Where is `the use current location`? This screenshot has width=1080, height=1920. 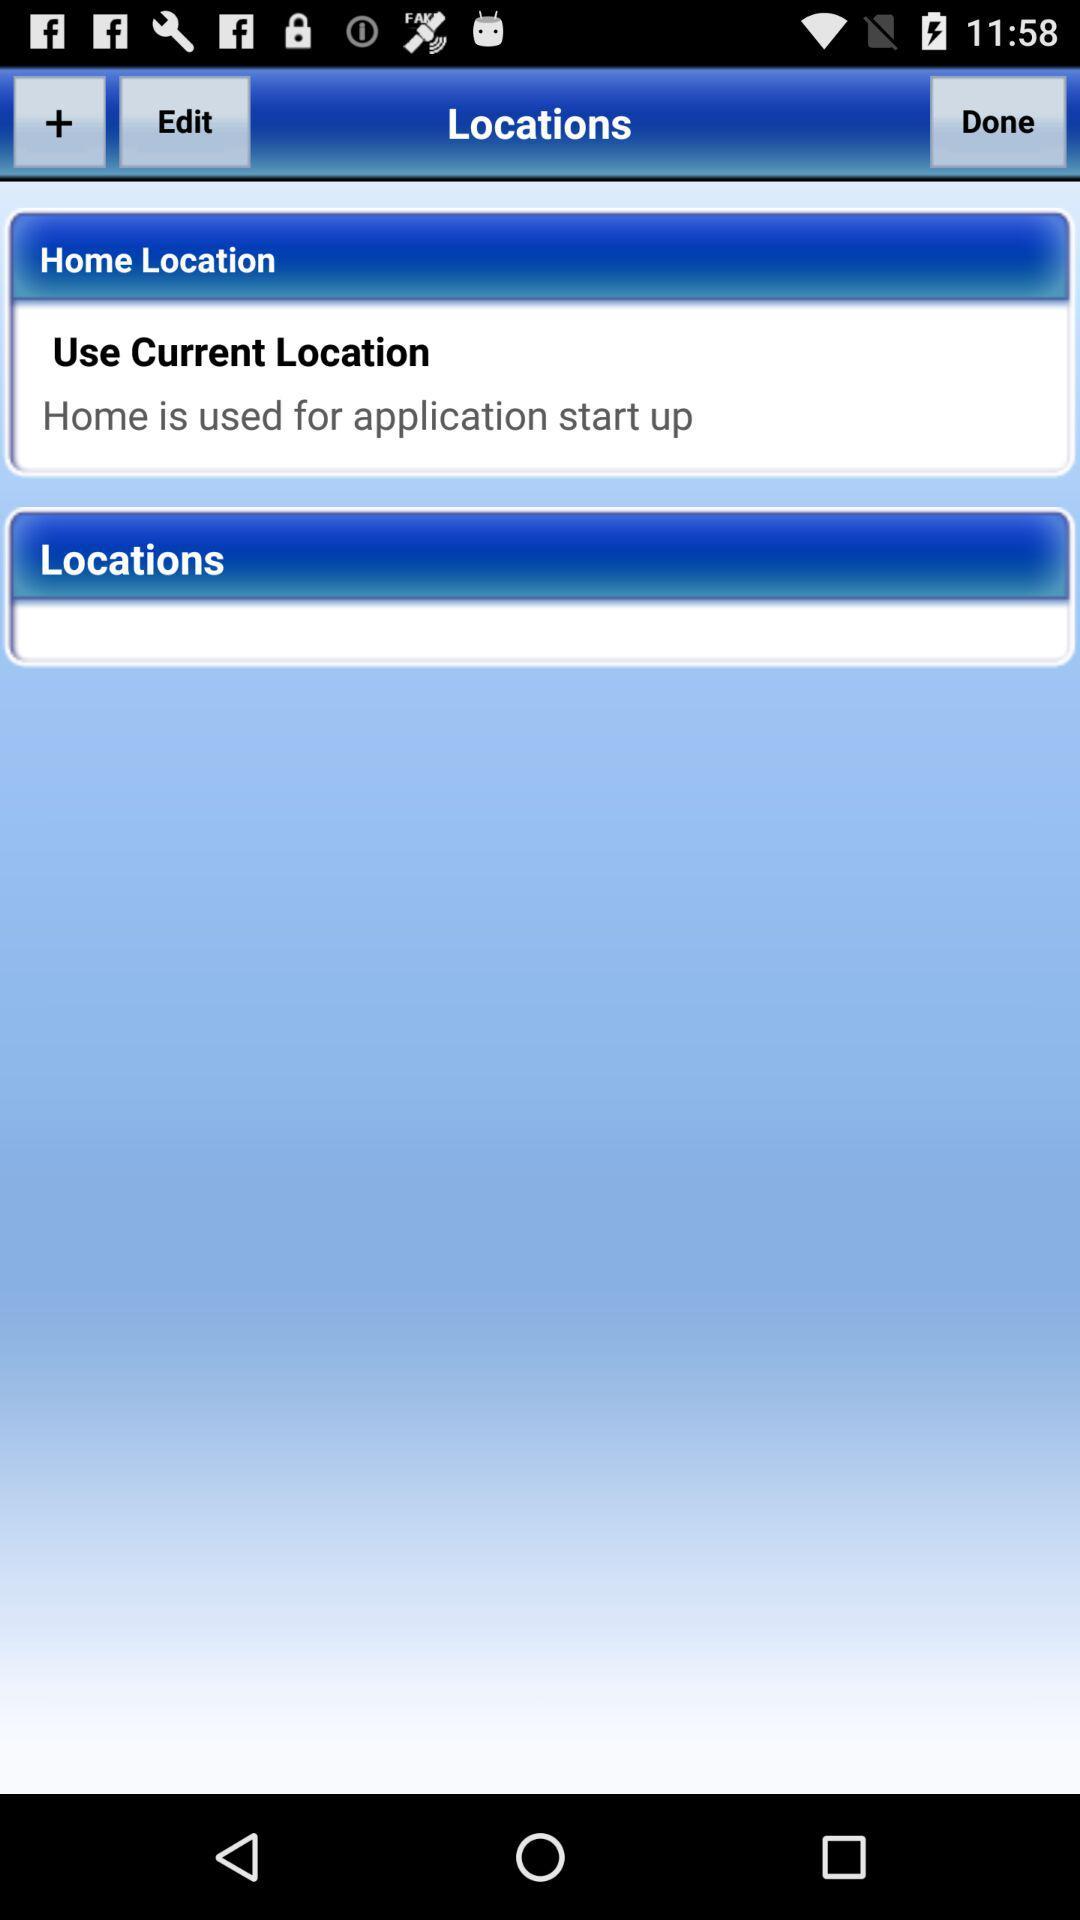 the use current location is located at coordinates (553, 350).